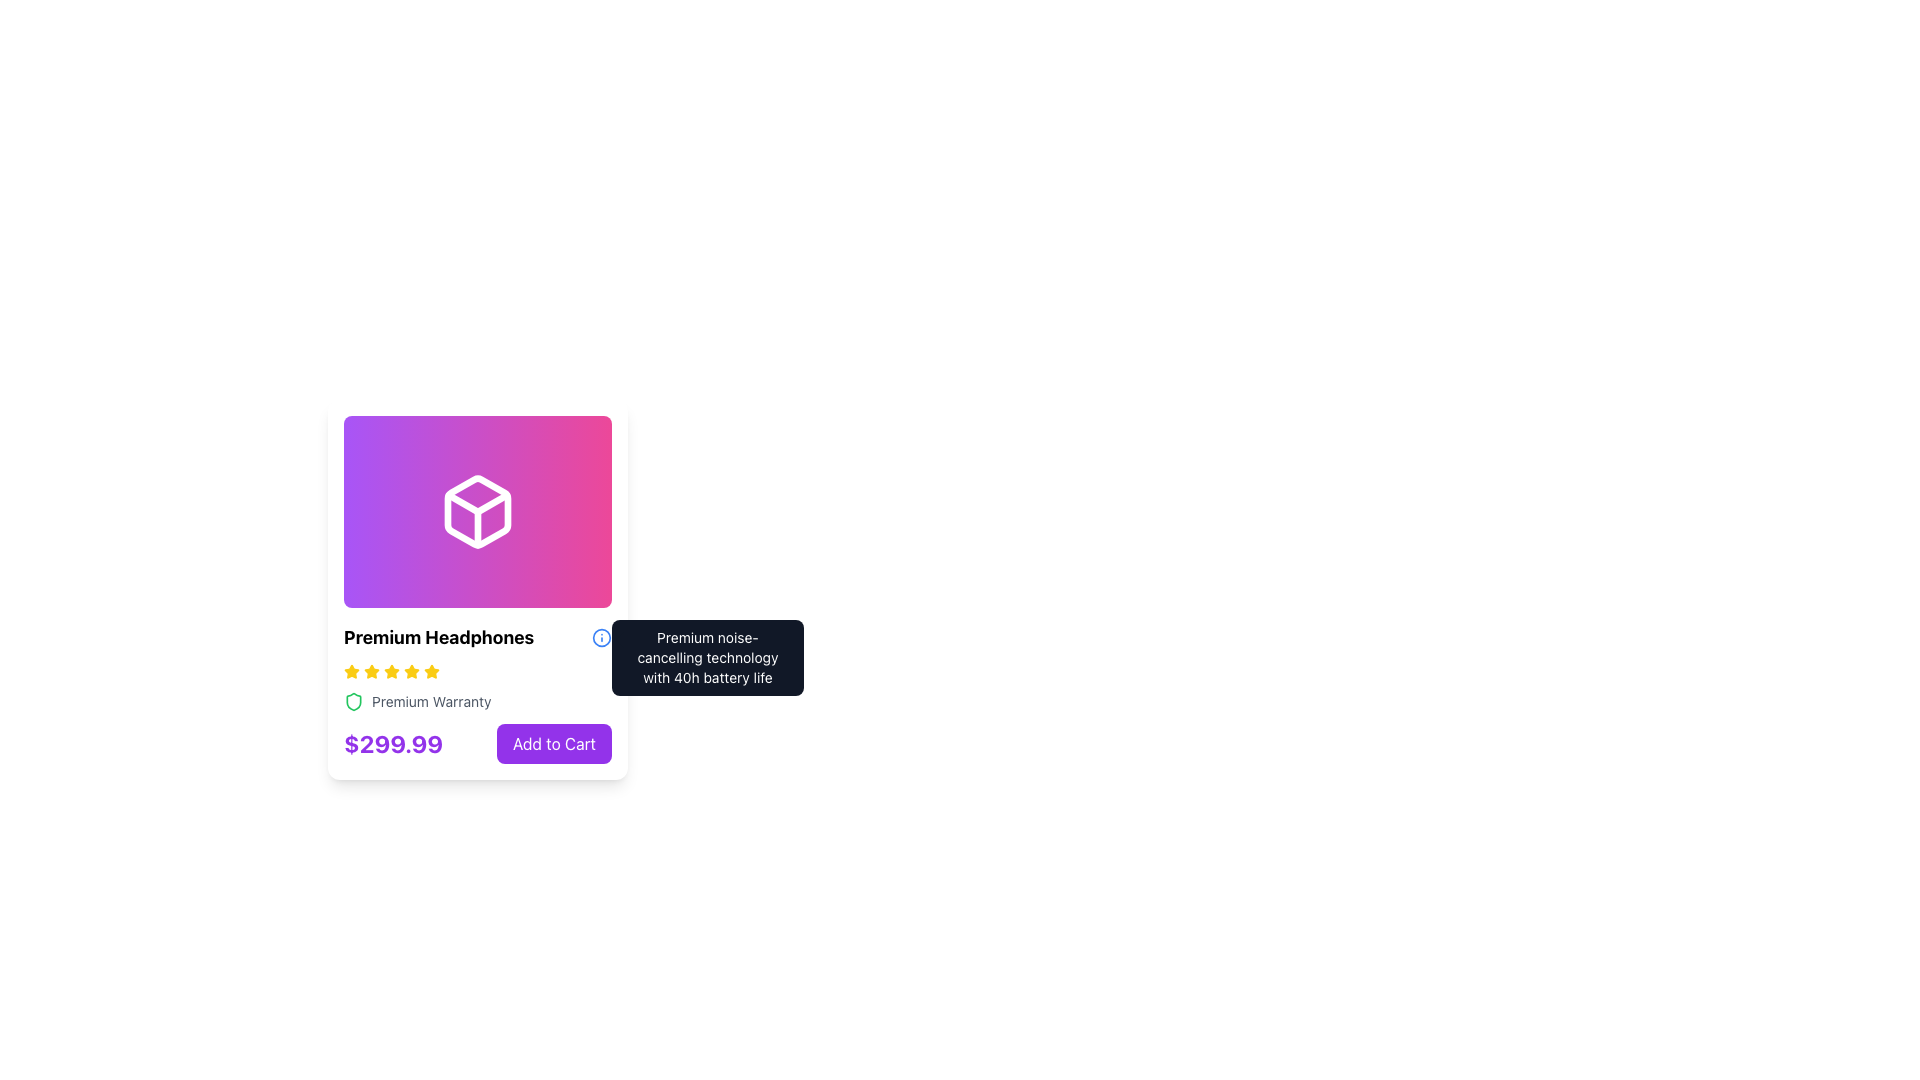  Describe the element at coordinates (477, 744) in the screenshot. I see `the price element of the Interactive pricing and action component located below the 'Premium Warranty' section` at that location.